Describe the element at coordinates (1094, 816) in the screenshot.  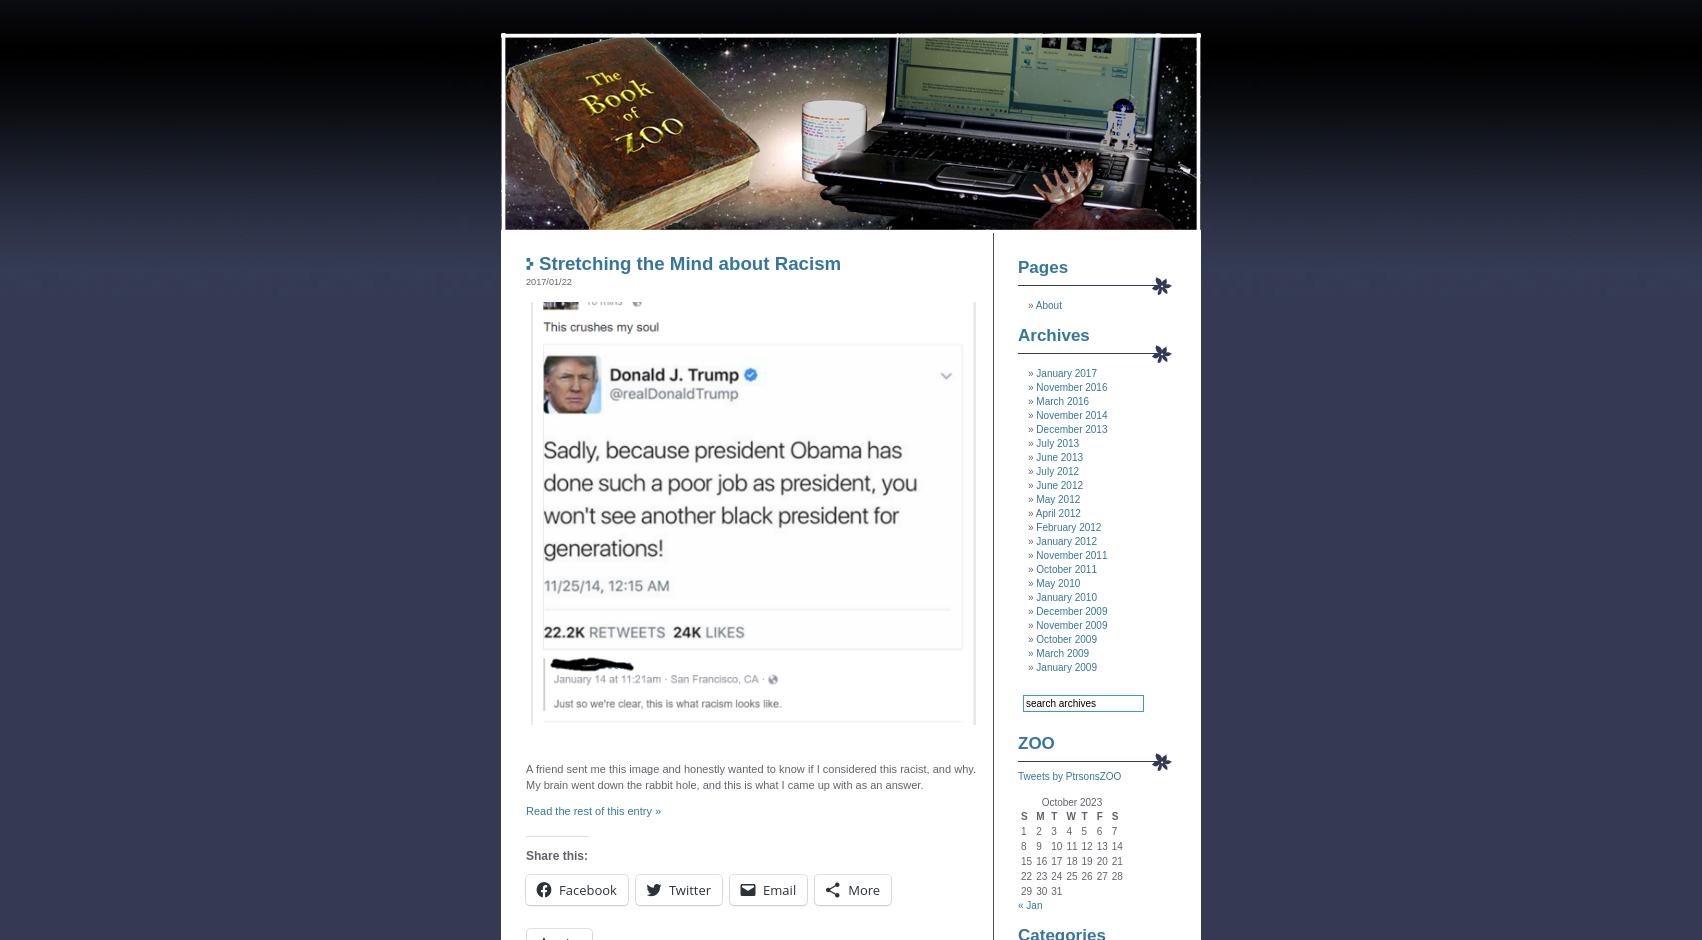
I see `'F'` at that location.